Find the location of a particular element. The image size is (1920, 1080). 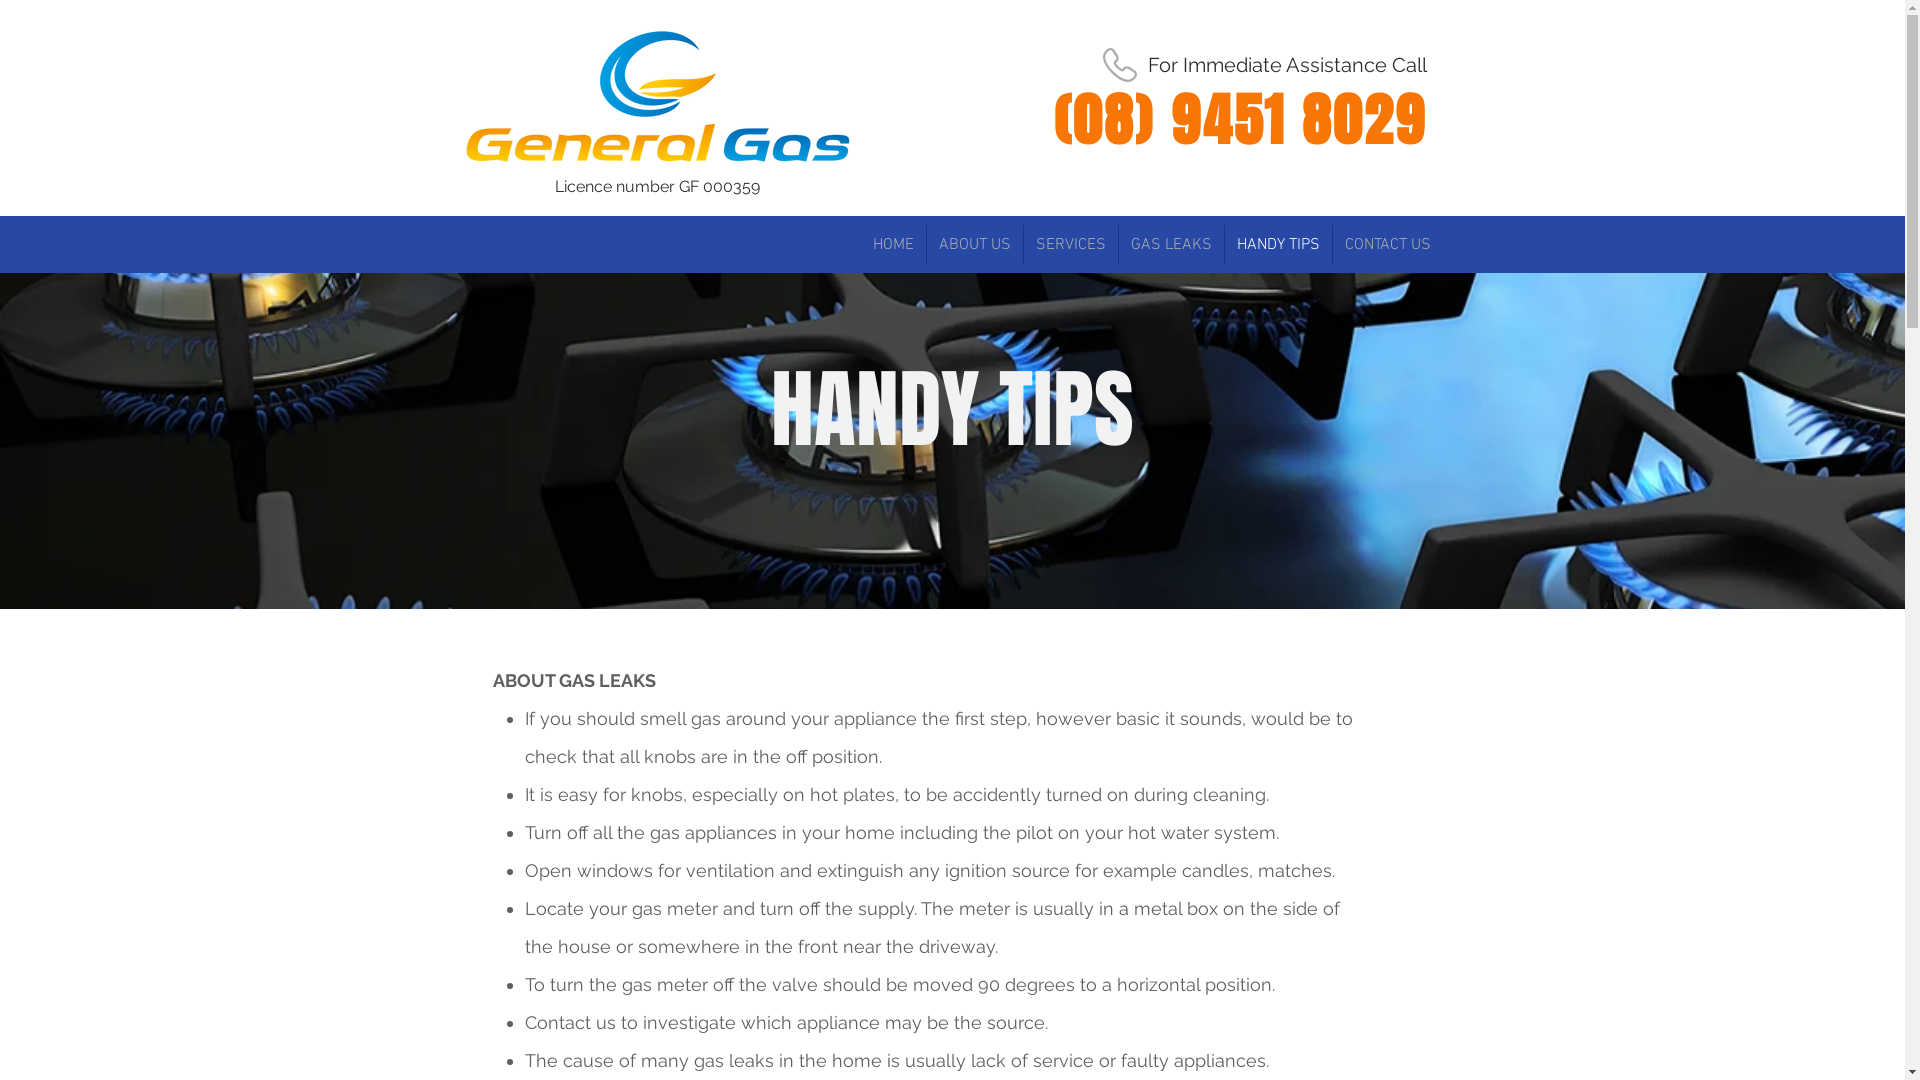

'SERVICES' is located at coordinates (1069, 244).